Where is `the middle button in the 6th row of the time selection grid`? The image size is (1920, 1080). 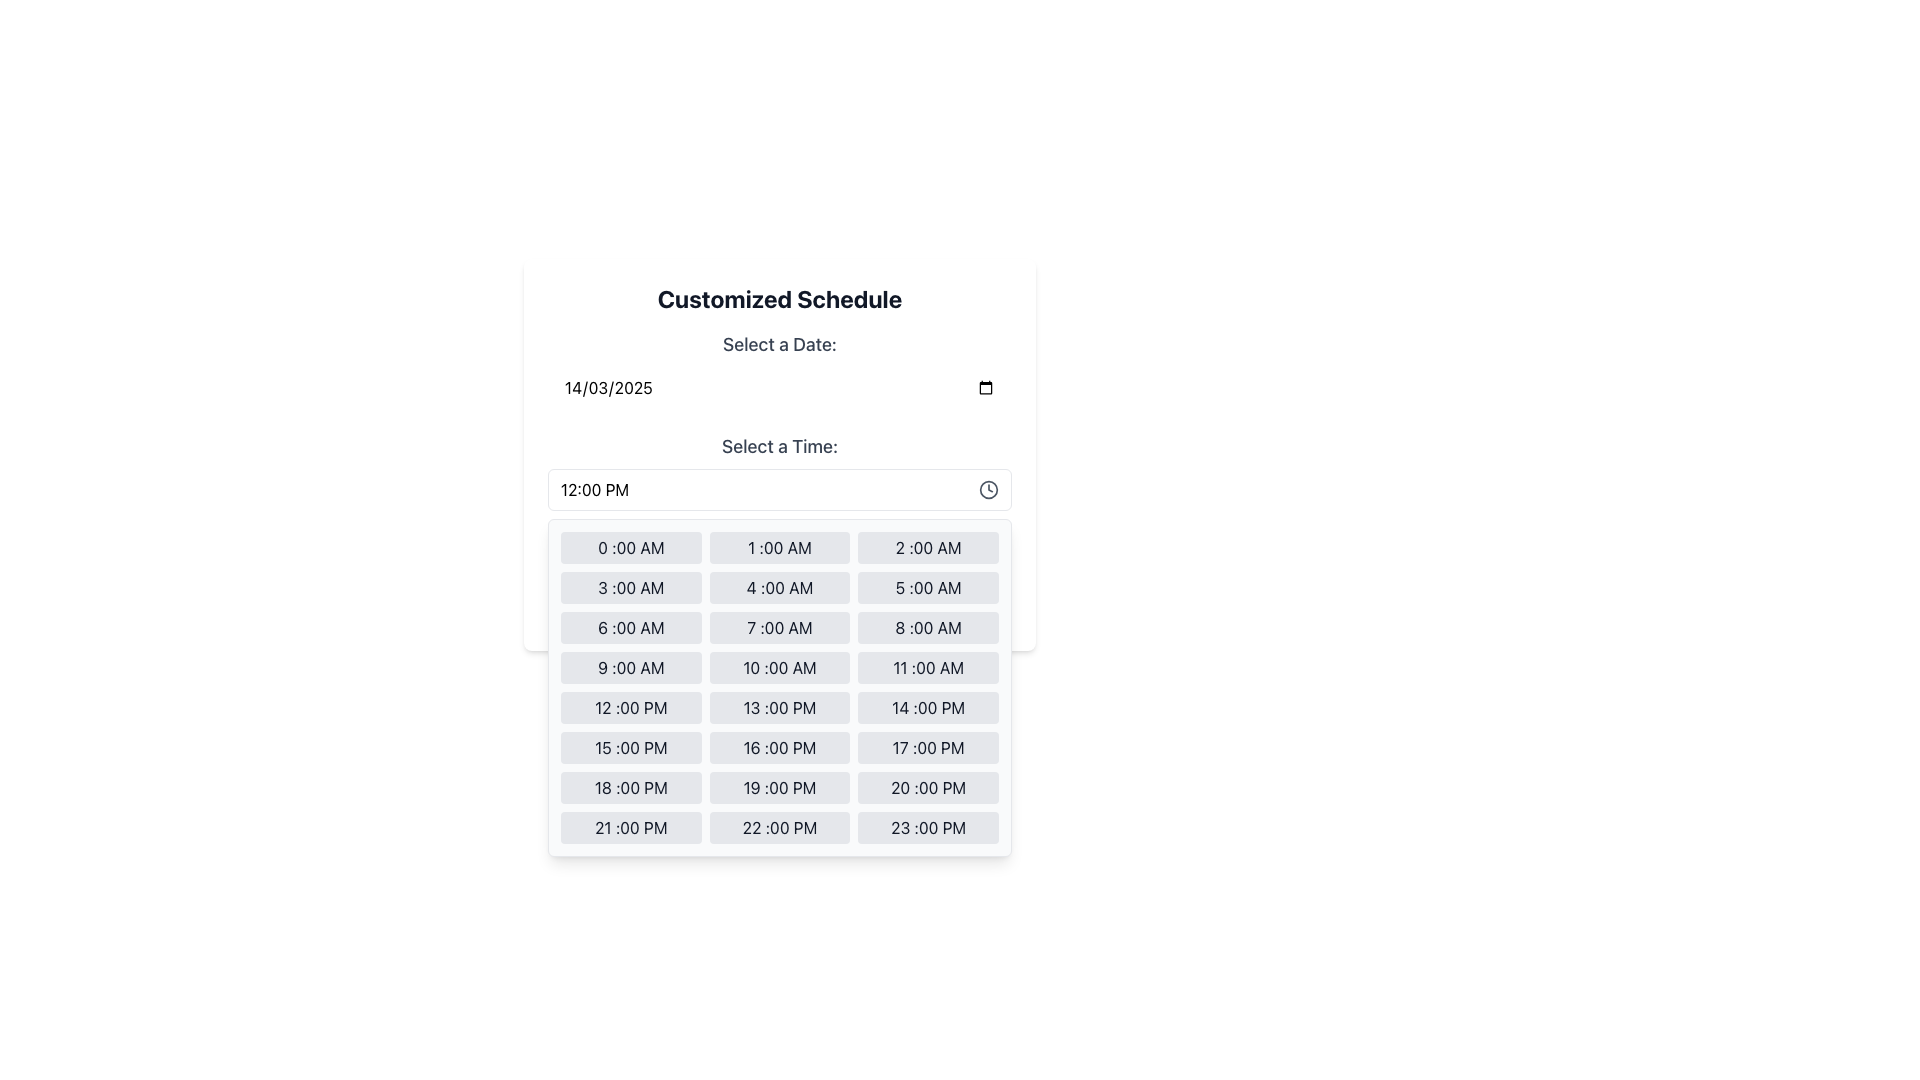
the middle button in the 6th row of the time selection grid is located at coordinates (778, 748).